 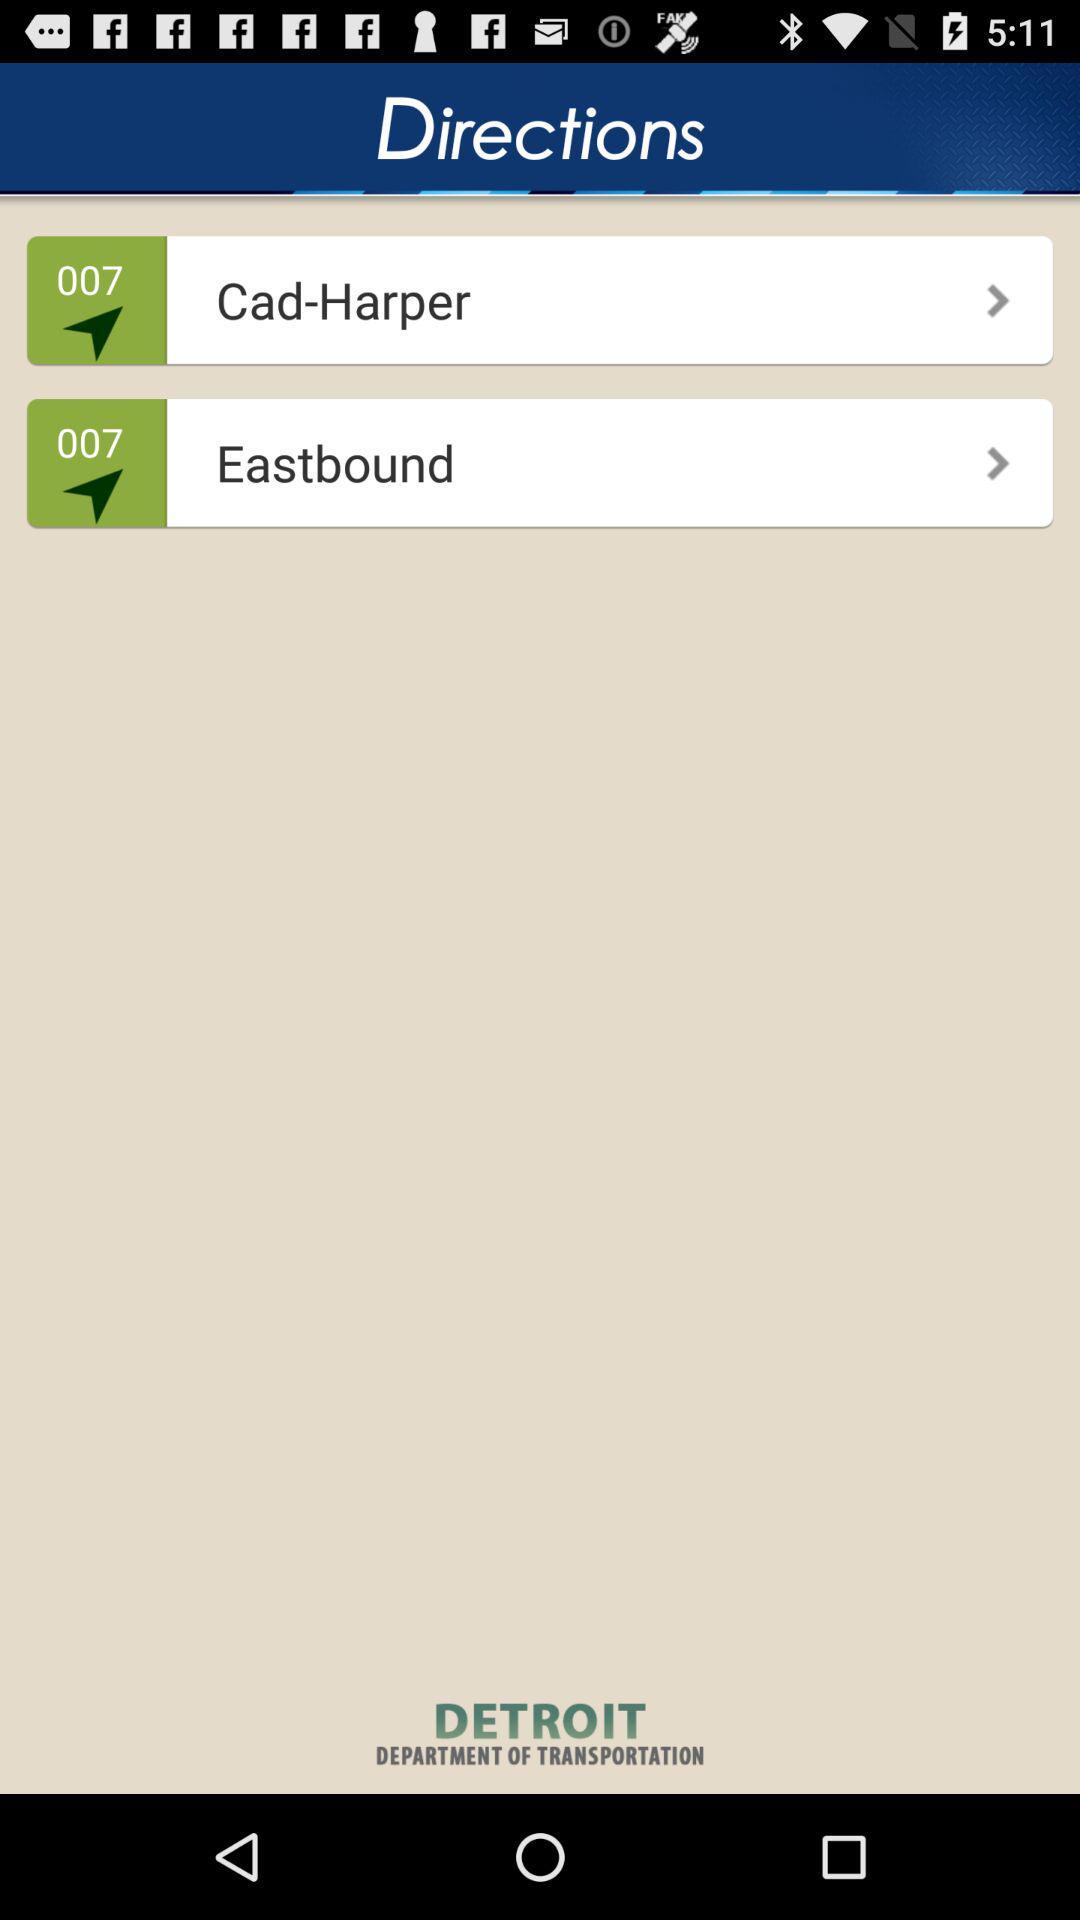 I want to click on eastbound, so click(x=533, y=455).